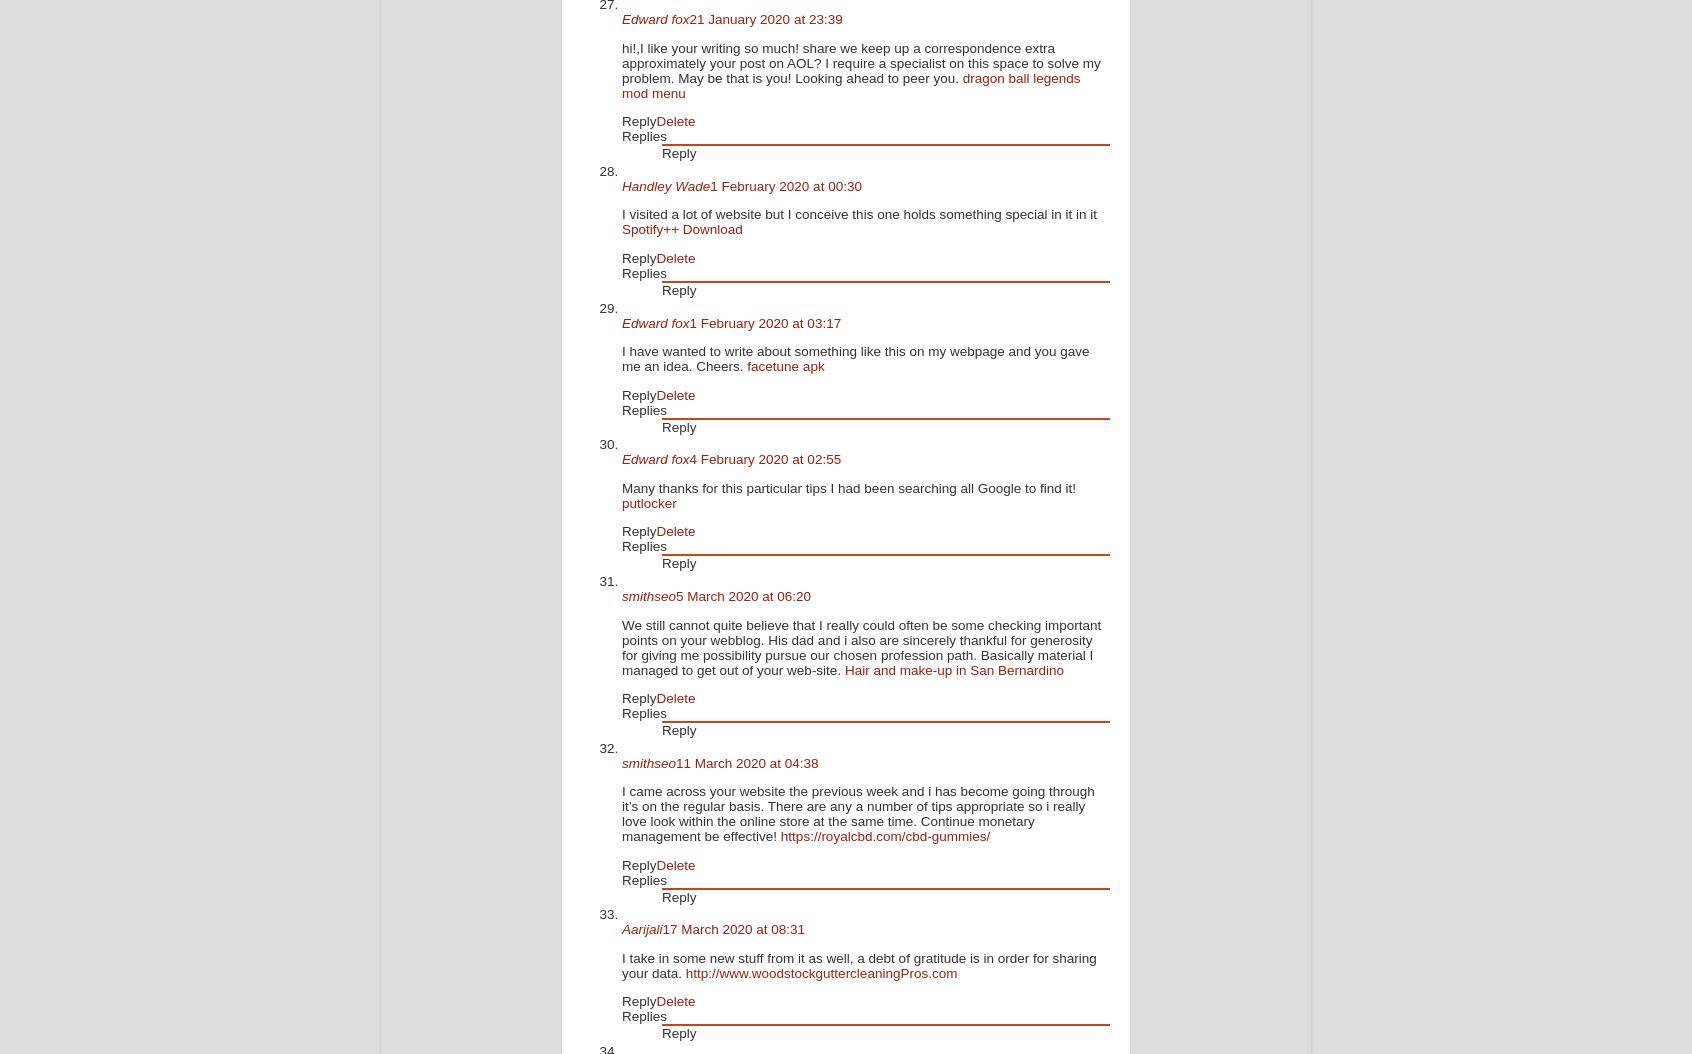 The width and height of the screenshot is (1692, 1054). Describe the element at coordinates (785, 366) in the screenshot. I see `'facetune apk'` at that location.